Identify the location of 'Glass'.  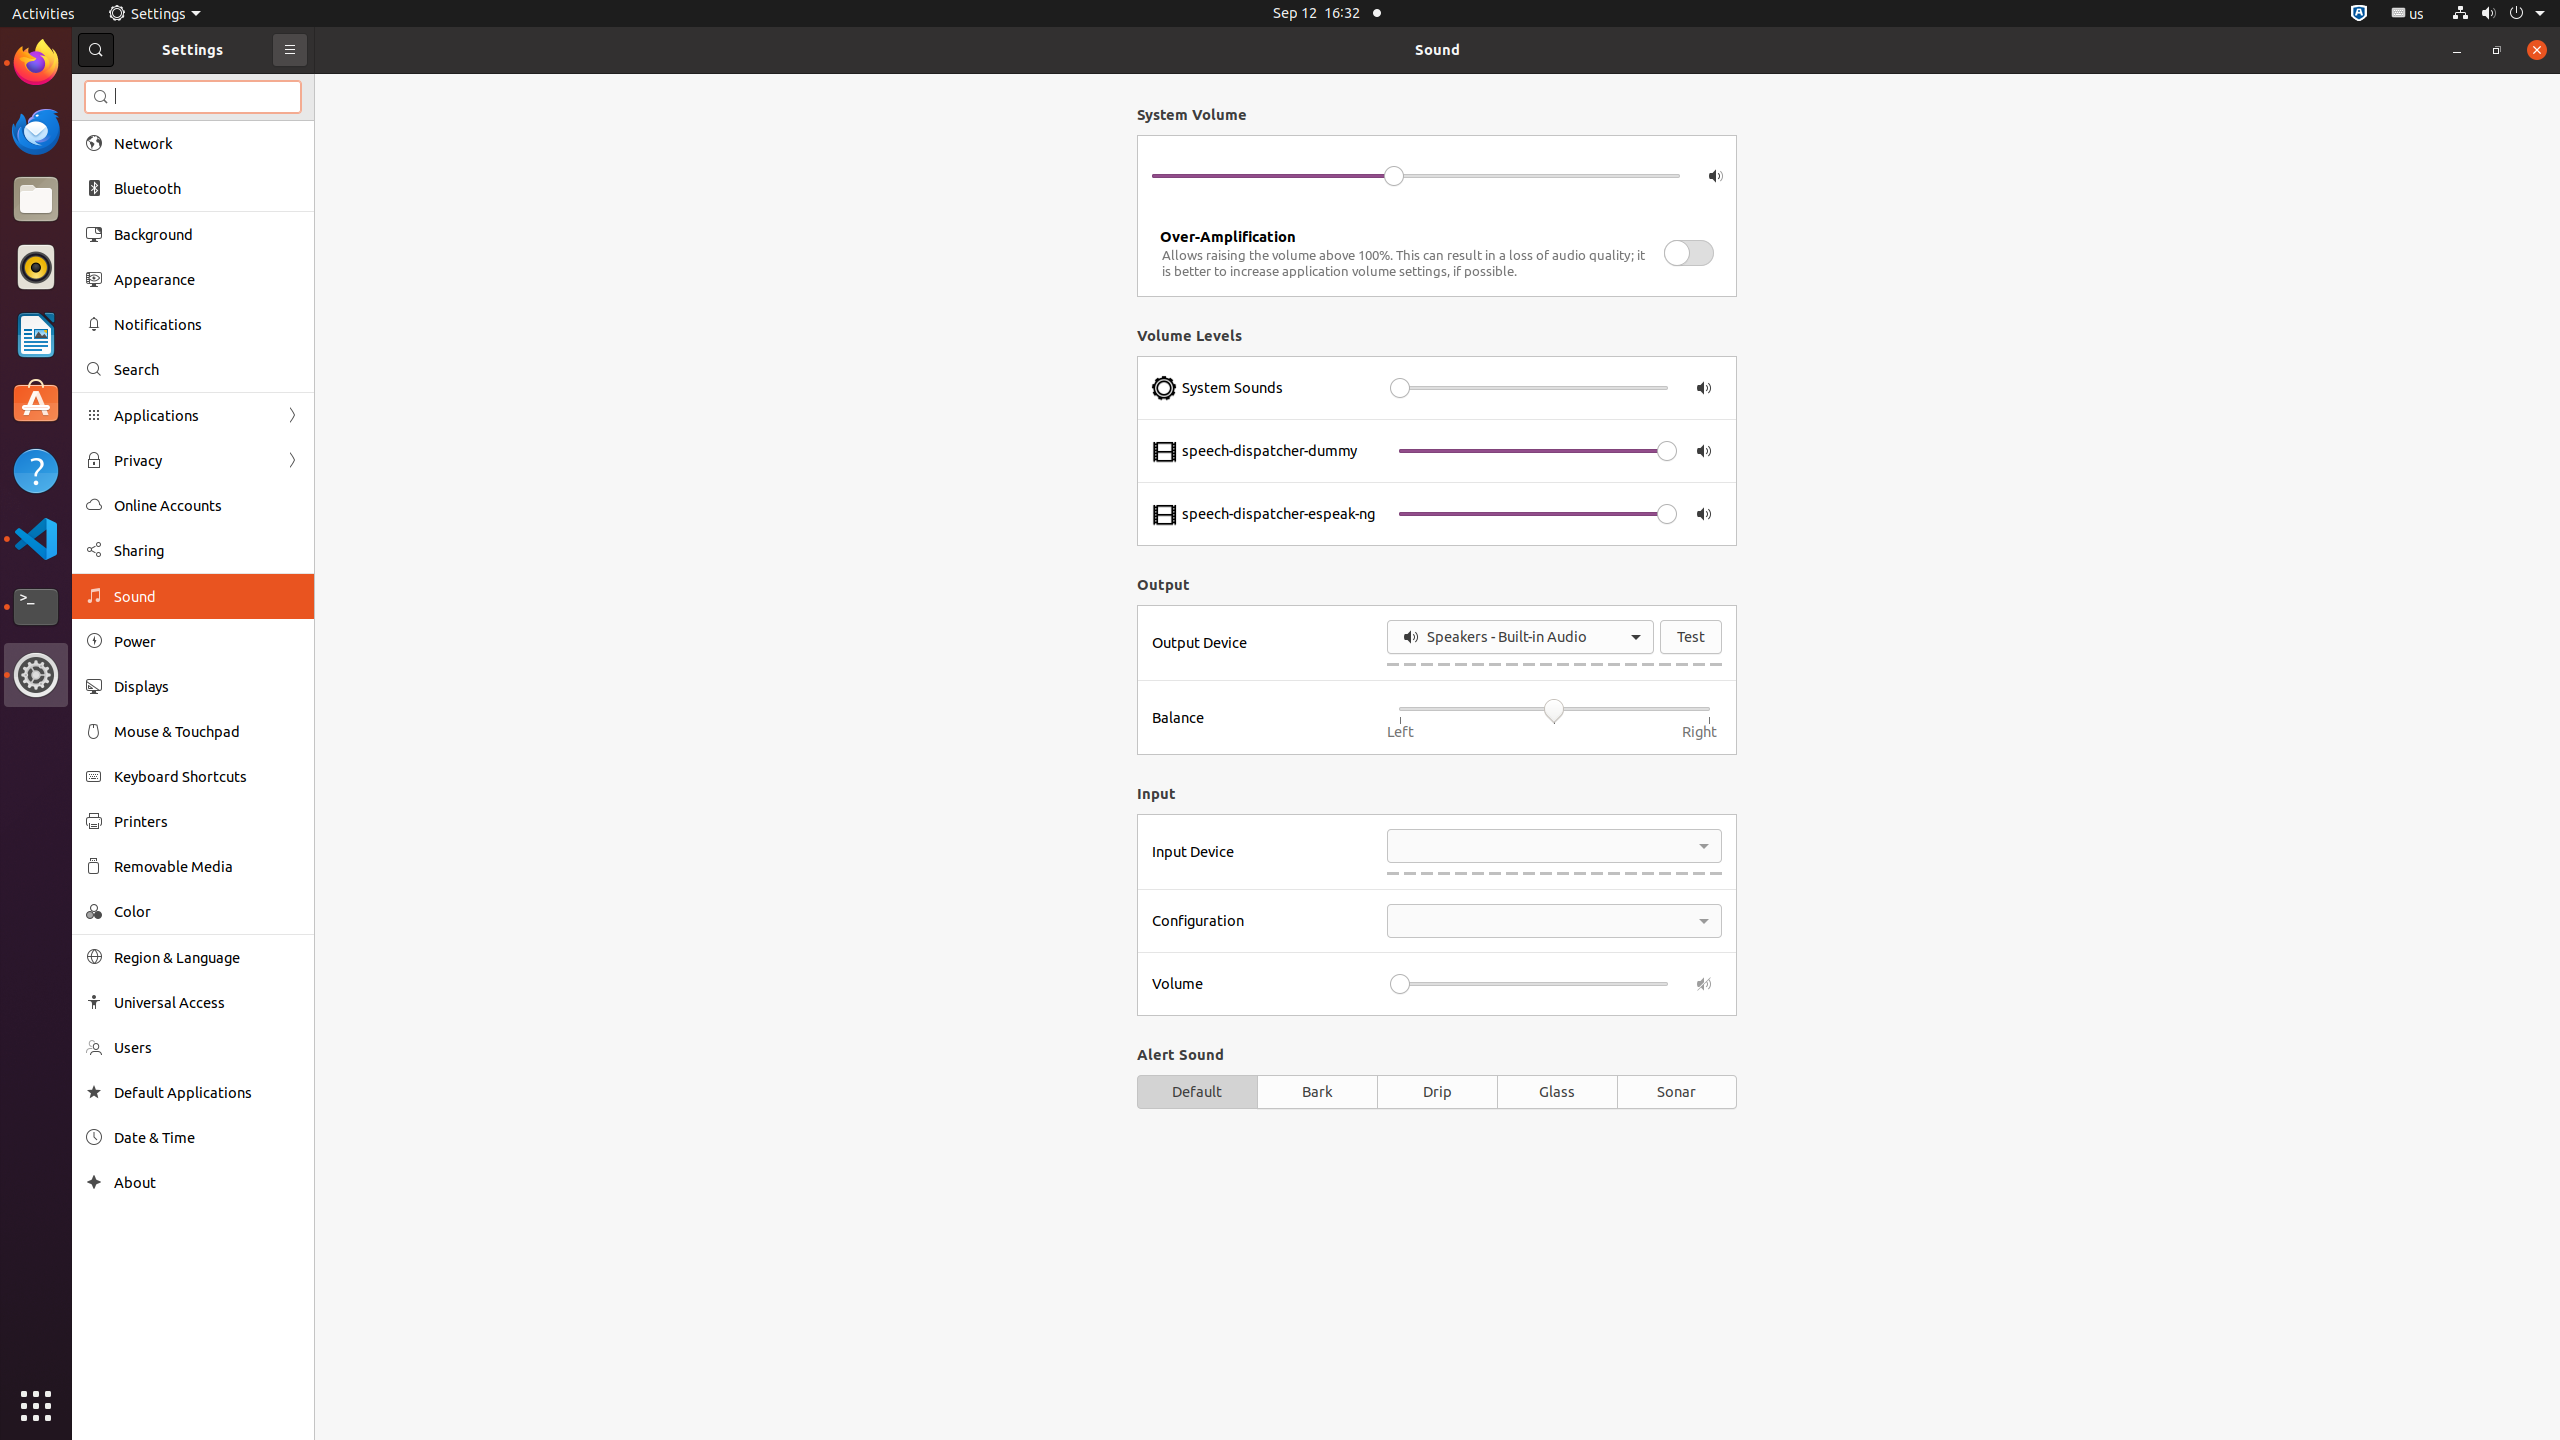
(1556, 1091).